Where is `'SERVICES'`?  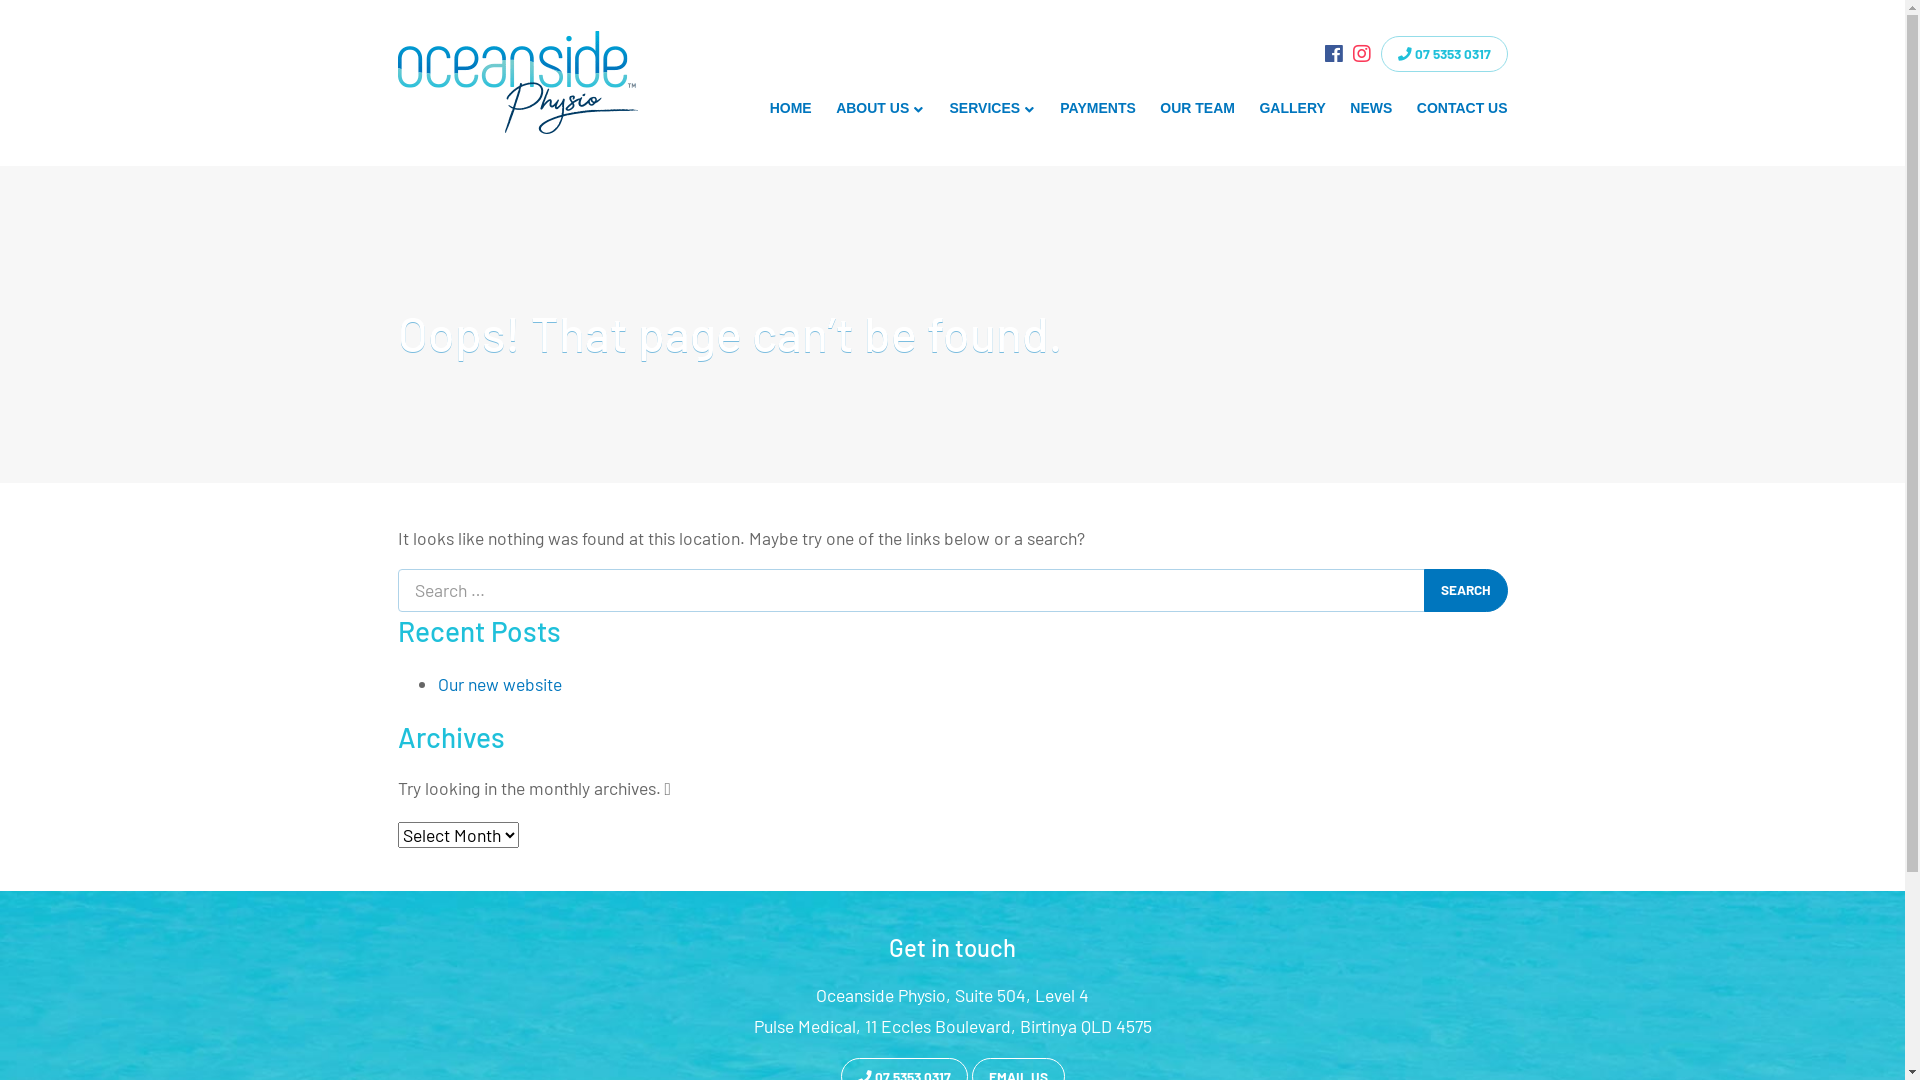 'SERVICES' is located at coordinates (992, 108).